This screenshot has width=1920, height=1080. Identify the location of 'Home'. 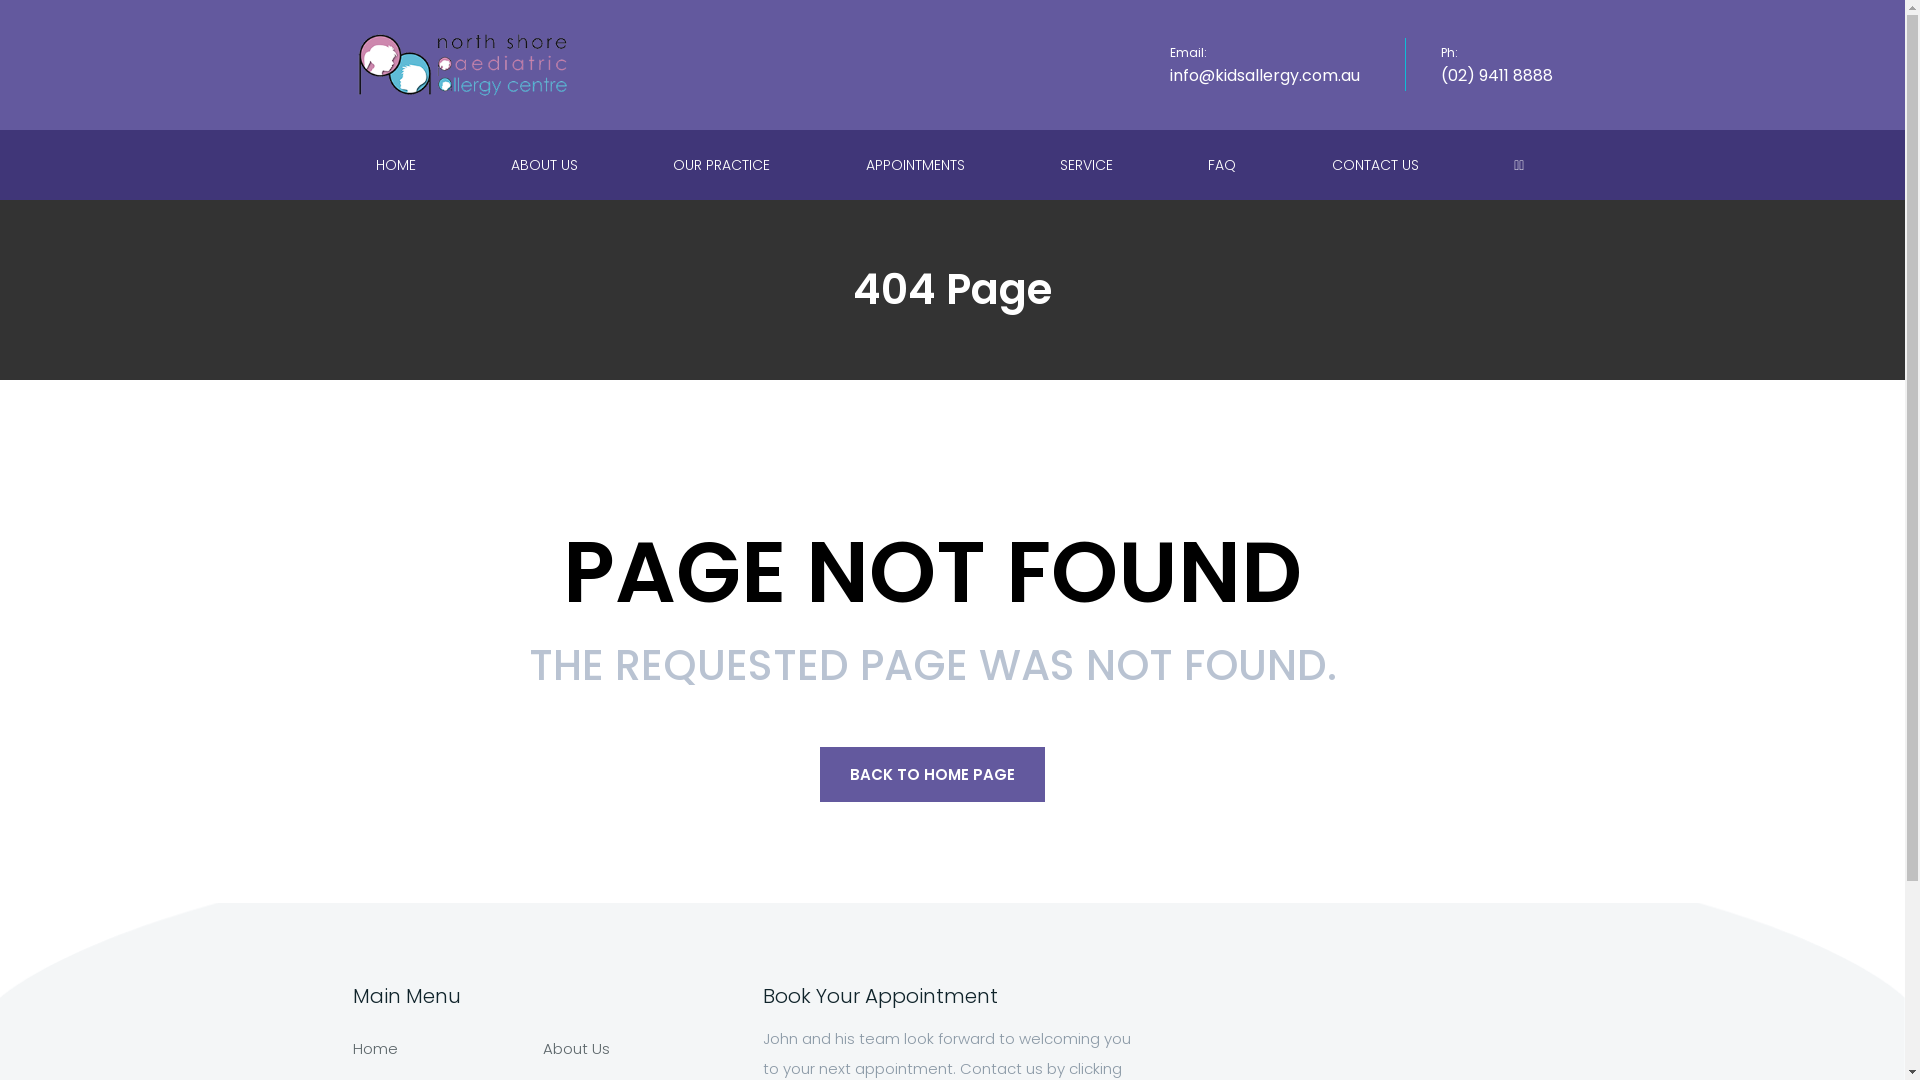
(374, 1047).